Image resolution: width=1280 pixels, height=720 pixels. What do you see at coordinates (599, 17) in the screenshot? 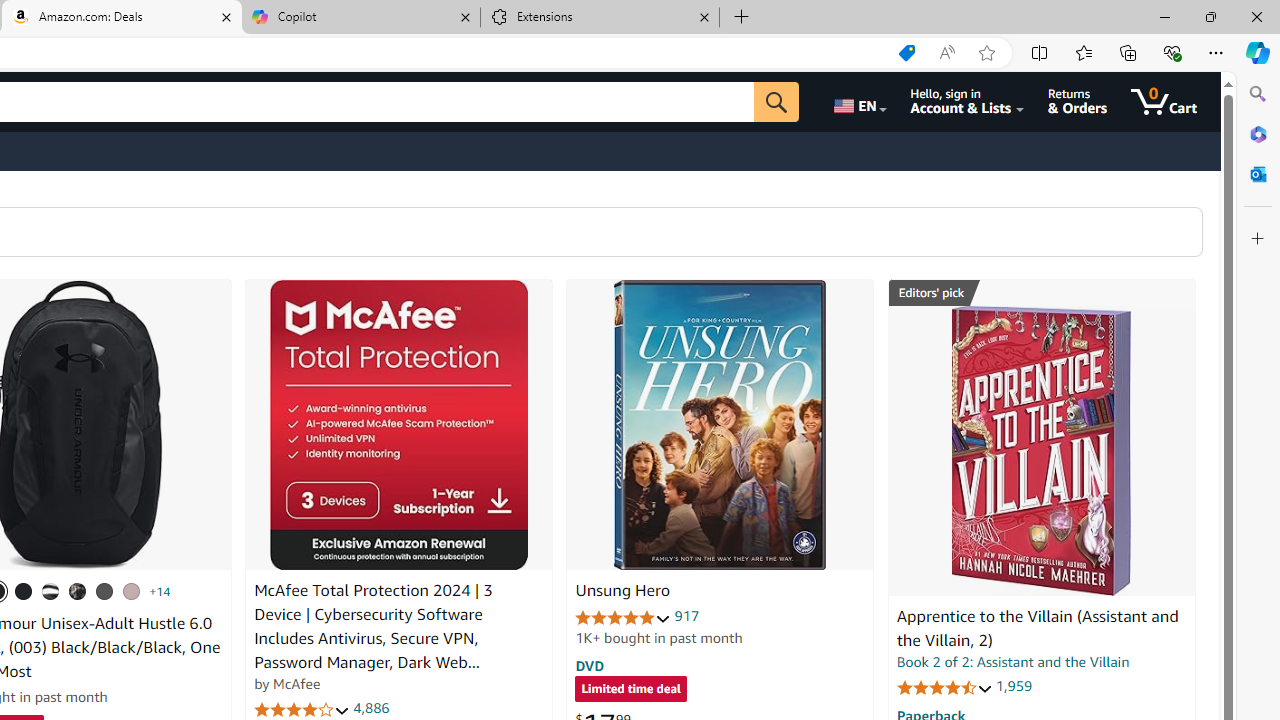
I see `'Extensions'` at bounding box center [599, 17].